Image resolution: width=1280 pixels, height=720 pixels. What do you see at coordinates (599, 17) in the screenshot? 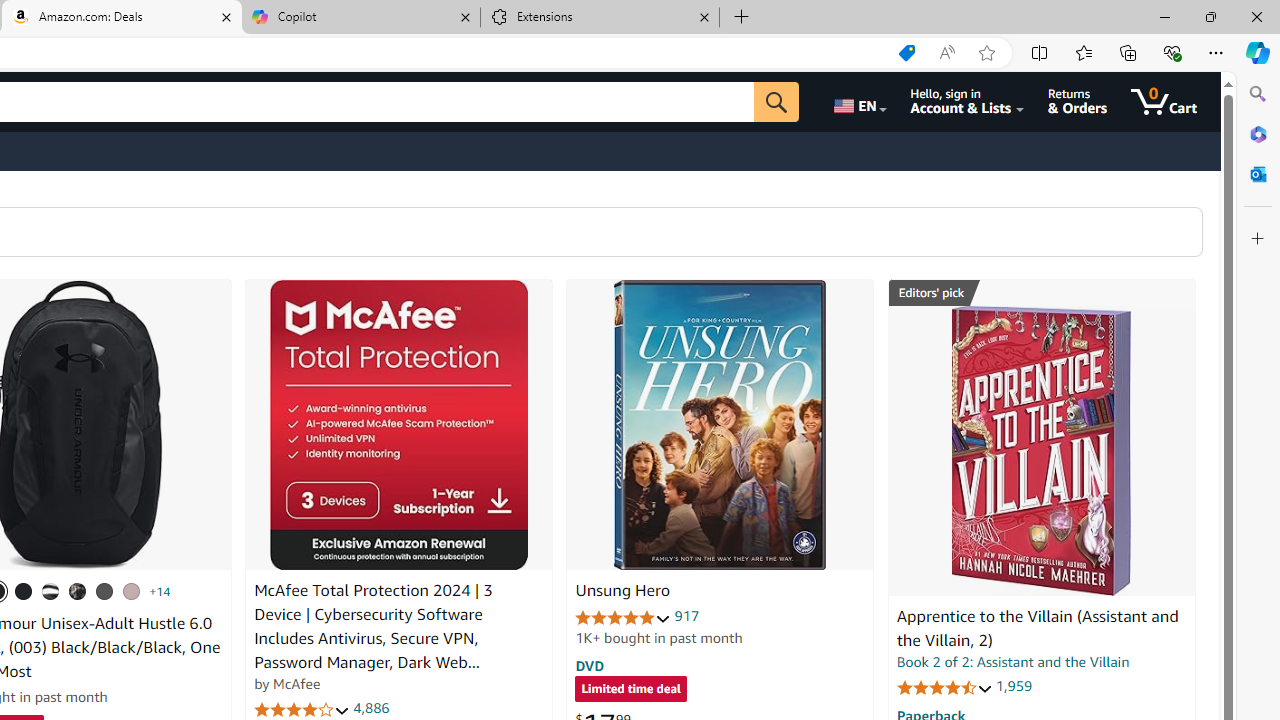
I see `'Extensions'` at bounding box center [599, 17].